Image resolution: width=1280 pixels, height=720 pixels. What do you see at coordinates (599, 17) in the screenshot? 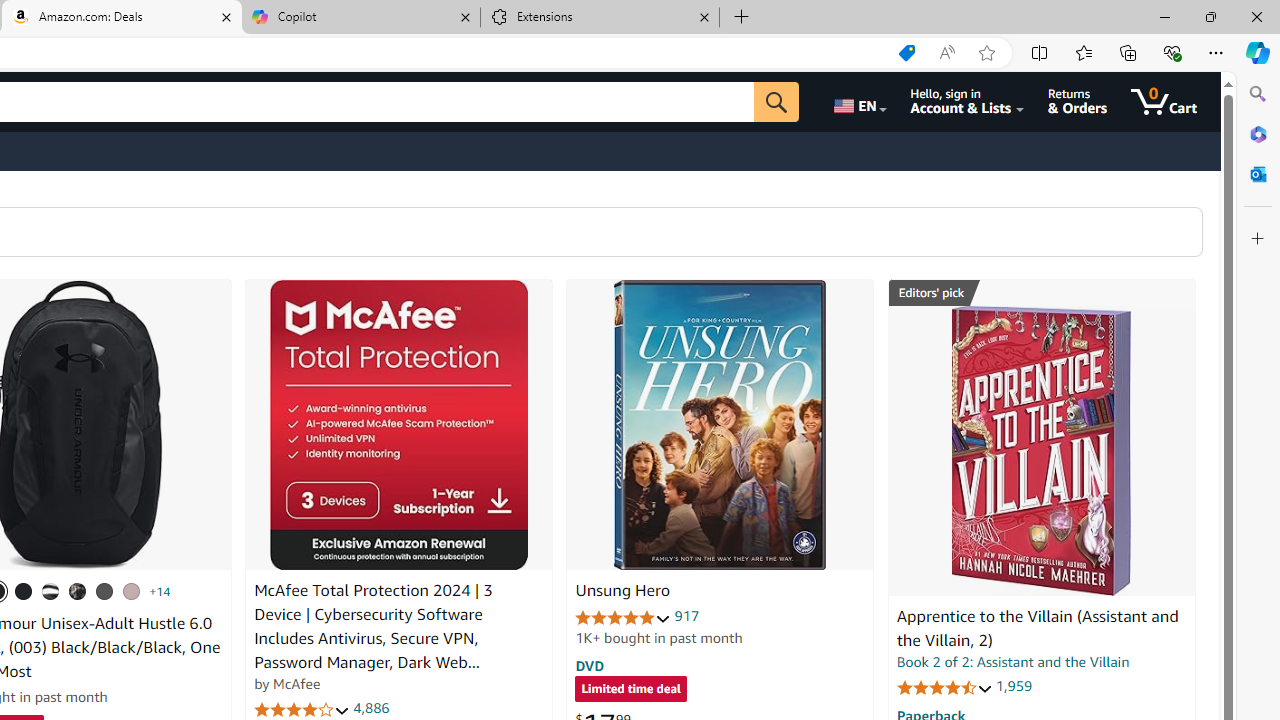
I see `'Extensions'` at bounding box center [599, 17].